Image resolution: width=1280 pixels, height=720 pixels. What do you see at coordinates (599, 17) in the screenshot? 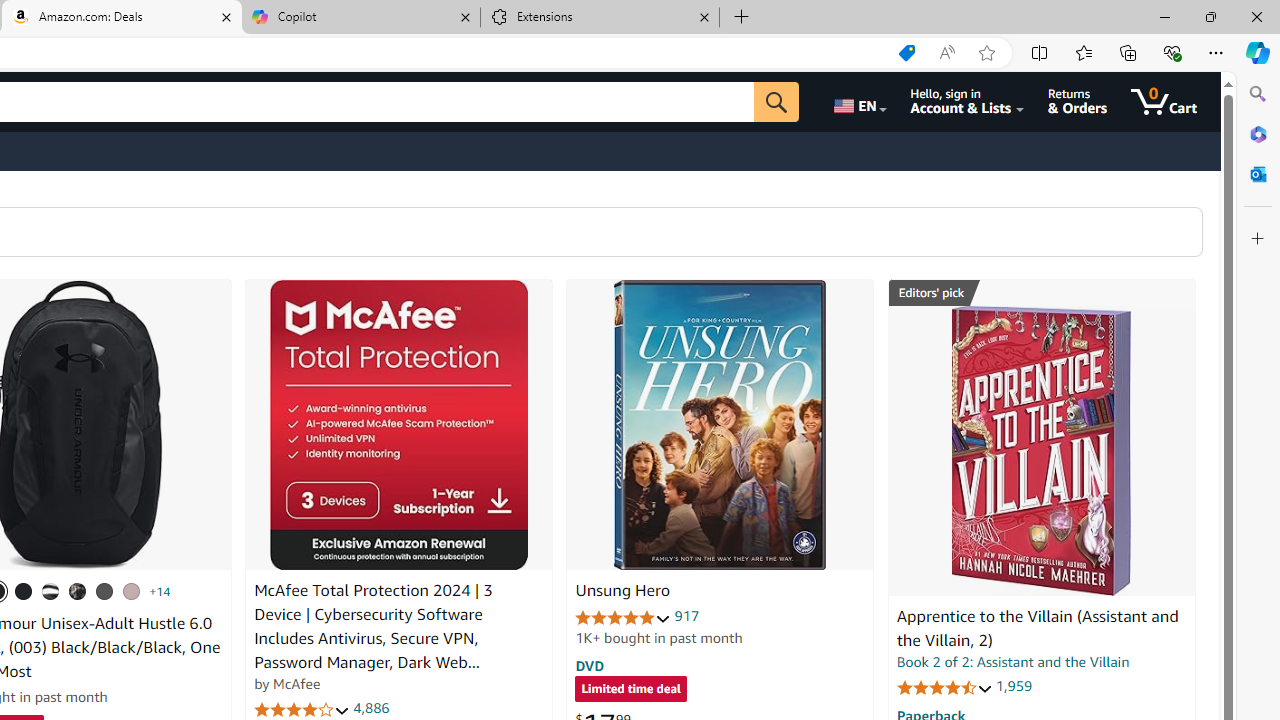
I see `'Extensions'` at bounding box center [599, 17].